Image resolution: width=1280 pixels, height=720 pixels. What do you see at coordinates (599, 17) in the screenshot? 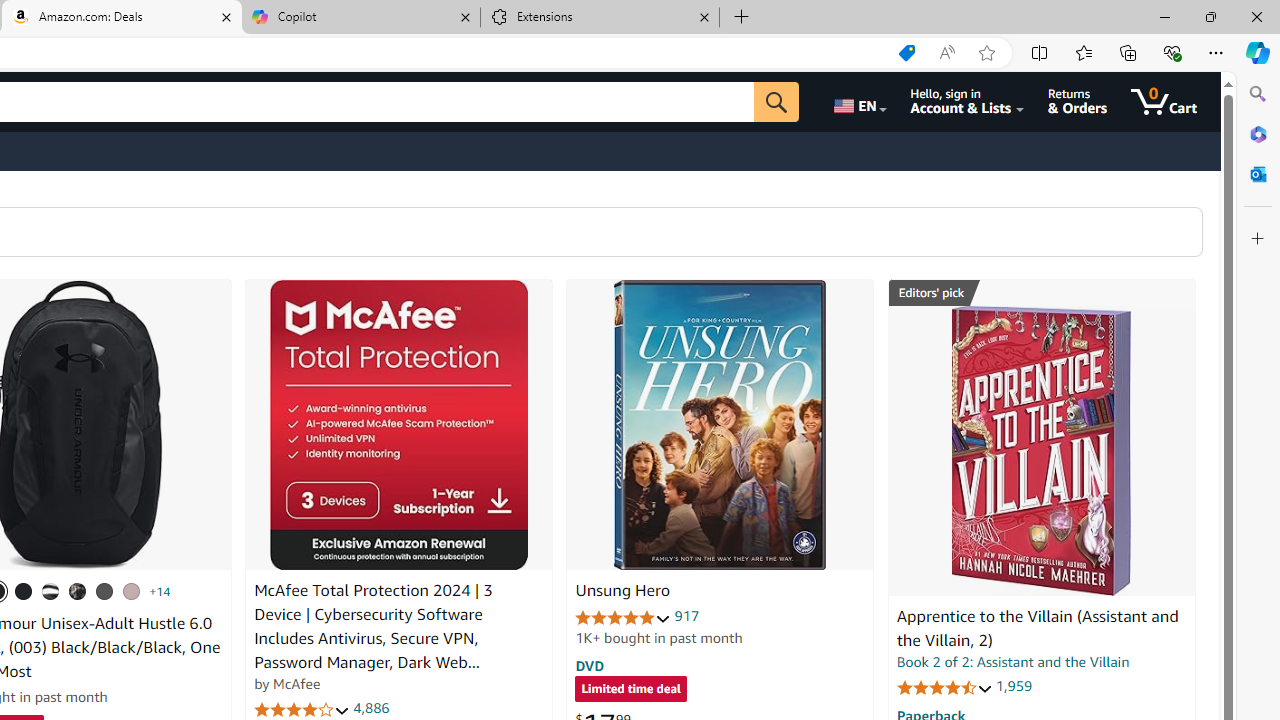
I see `'Extensions'` at bounding box center [599, 17].